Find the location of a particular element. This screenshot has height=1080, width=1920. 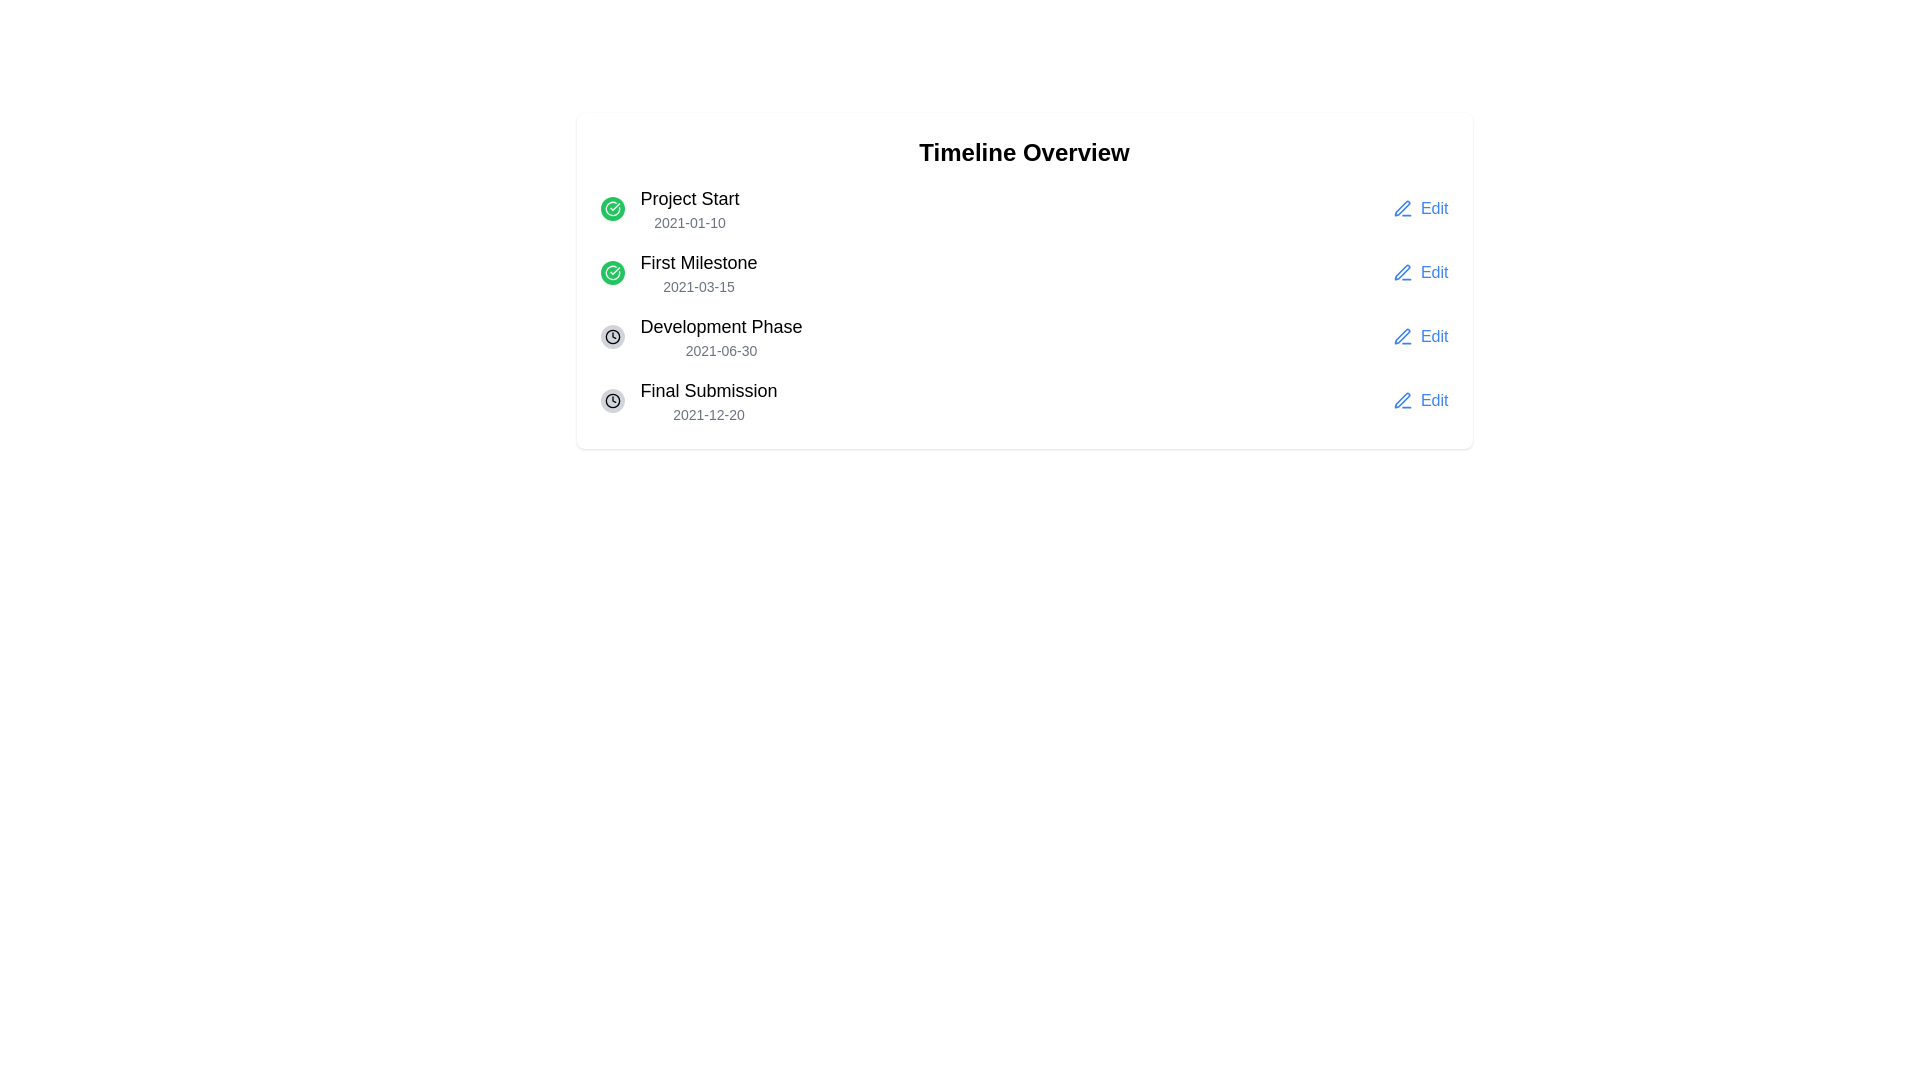

the icon that indicates temporal progress next to the 'Development Phase' milestone in the timeline overview is located at coordinates (611, 335).